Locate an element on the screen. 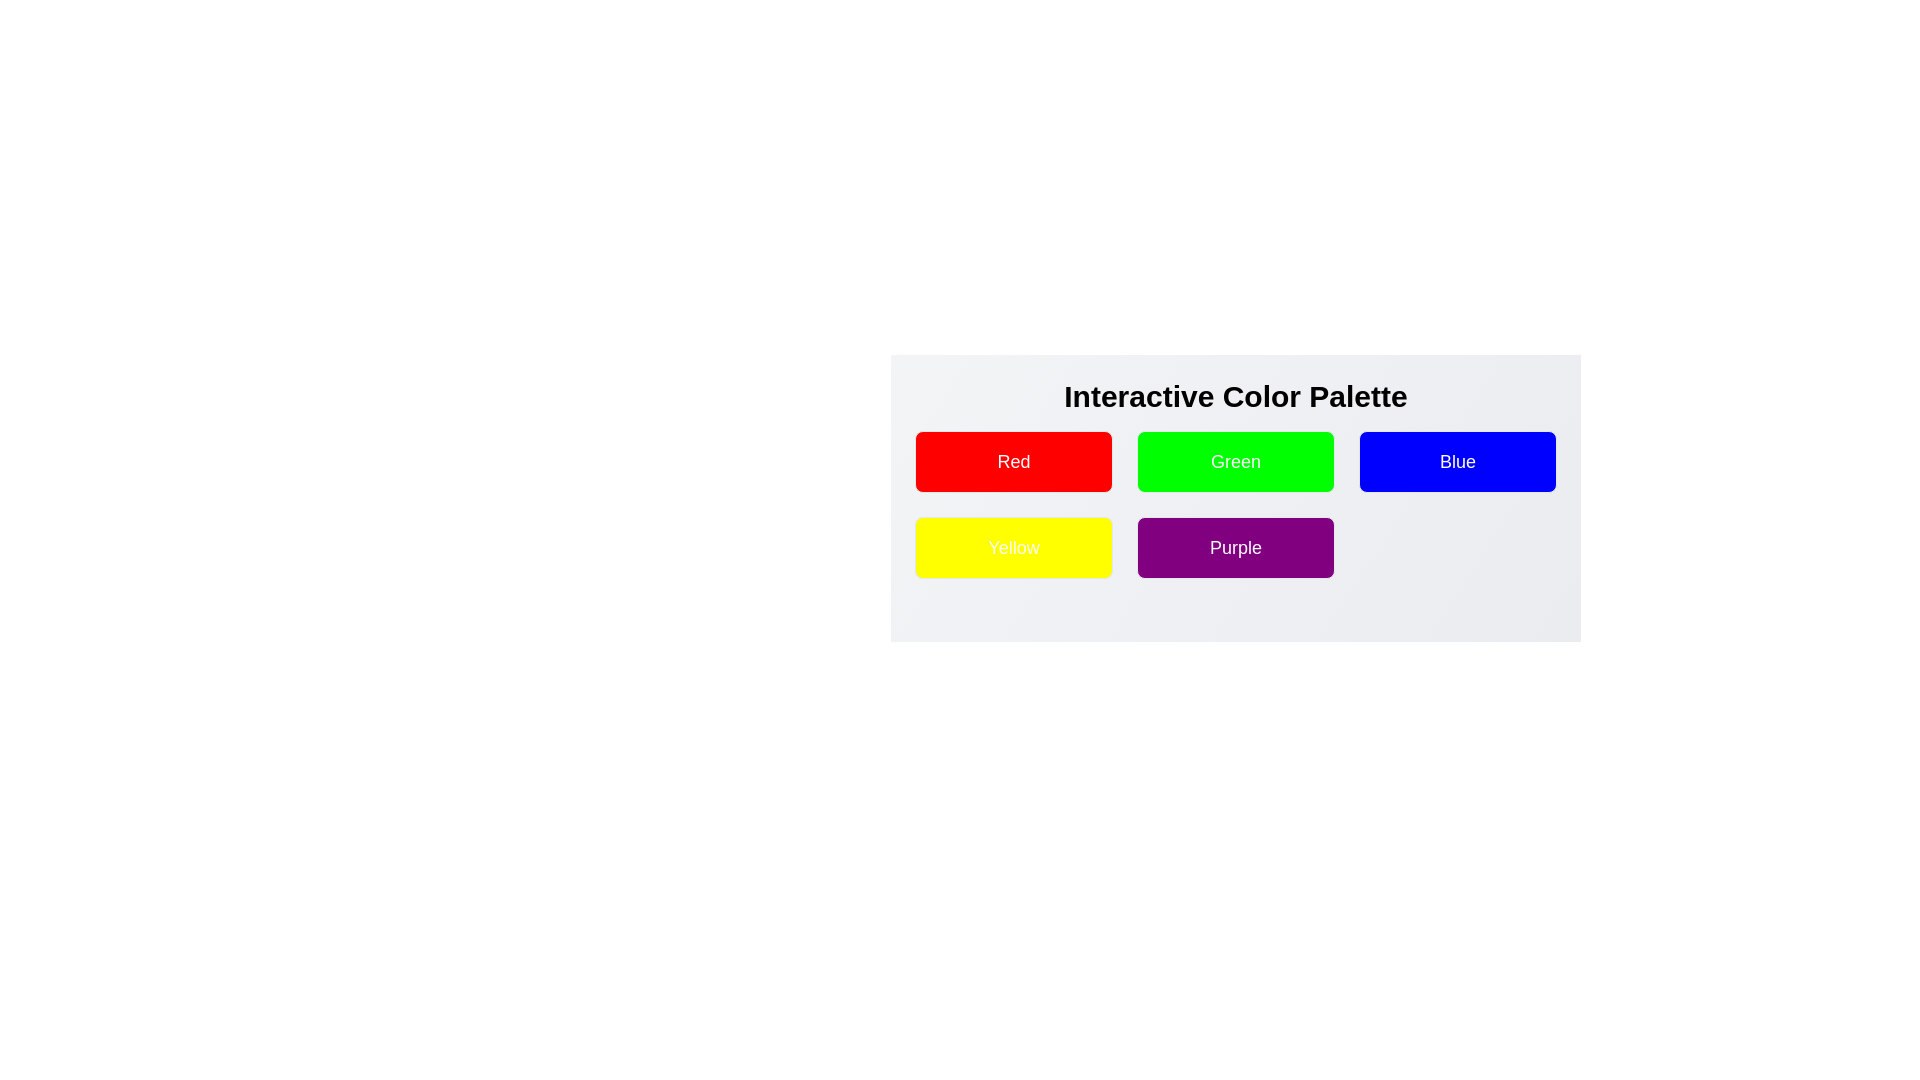 This screenshot has width=1920, height=1080. the 'Red' button, which is the first button in a grid layout with a vibrant red background and centered white text is located at coordinates (1013, 462).